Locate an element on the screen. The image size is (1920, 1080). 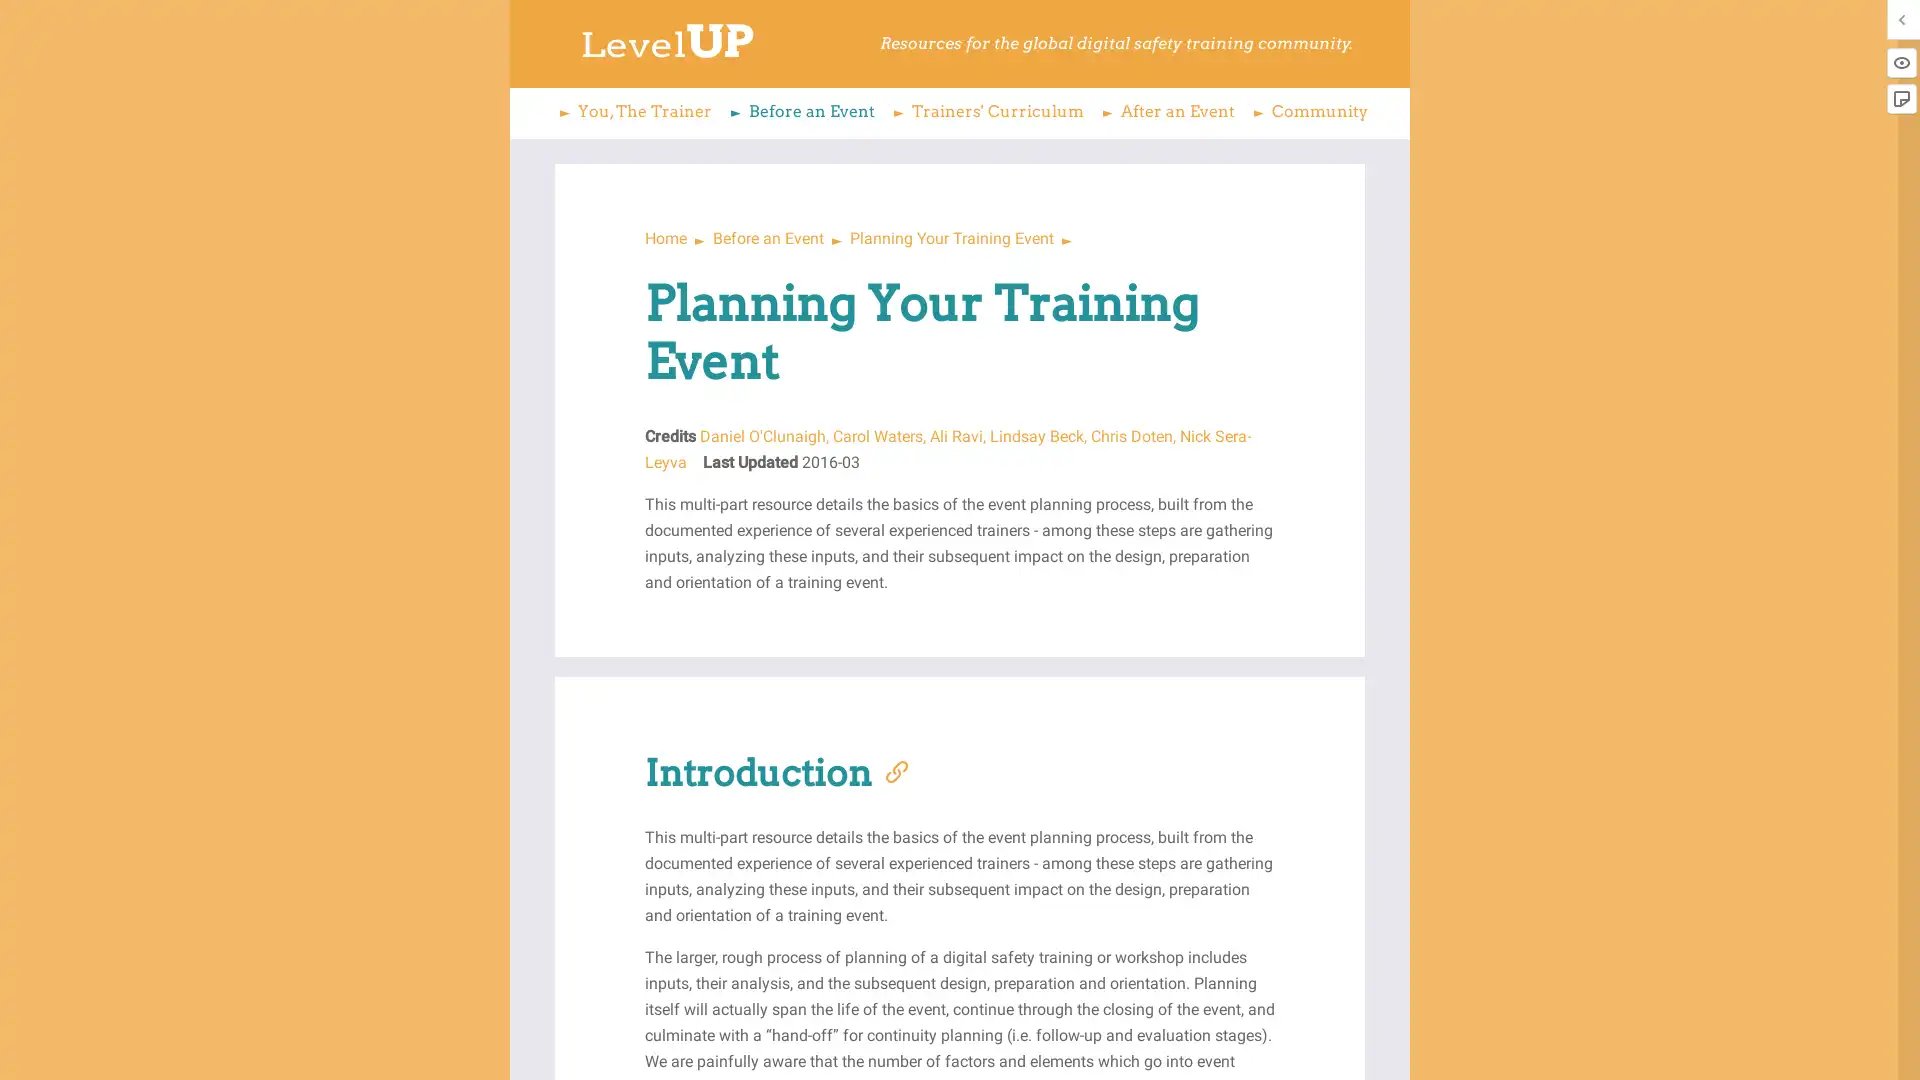
New page note is located at coordinates (1900, 99).